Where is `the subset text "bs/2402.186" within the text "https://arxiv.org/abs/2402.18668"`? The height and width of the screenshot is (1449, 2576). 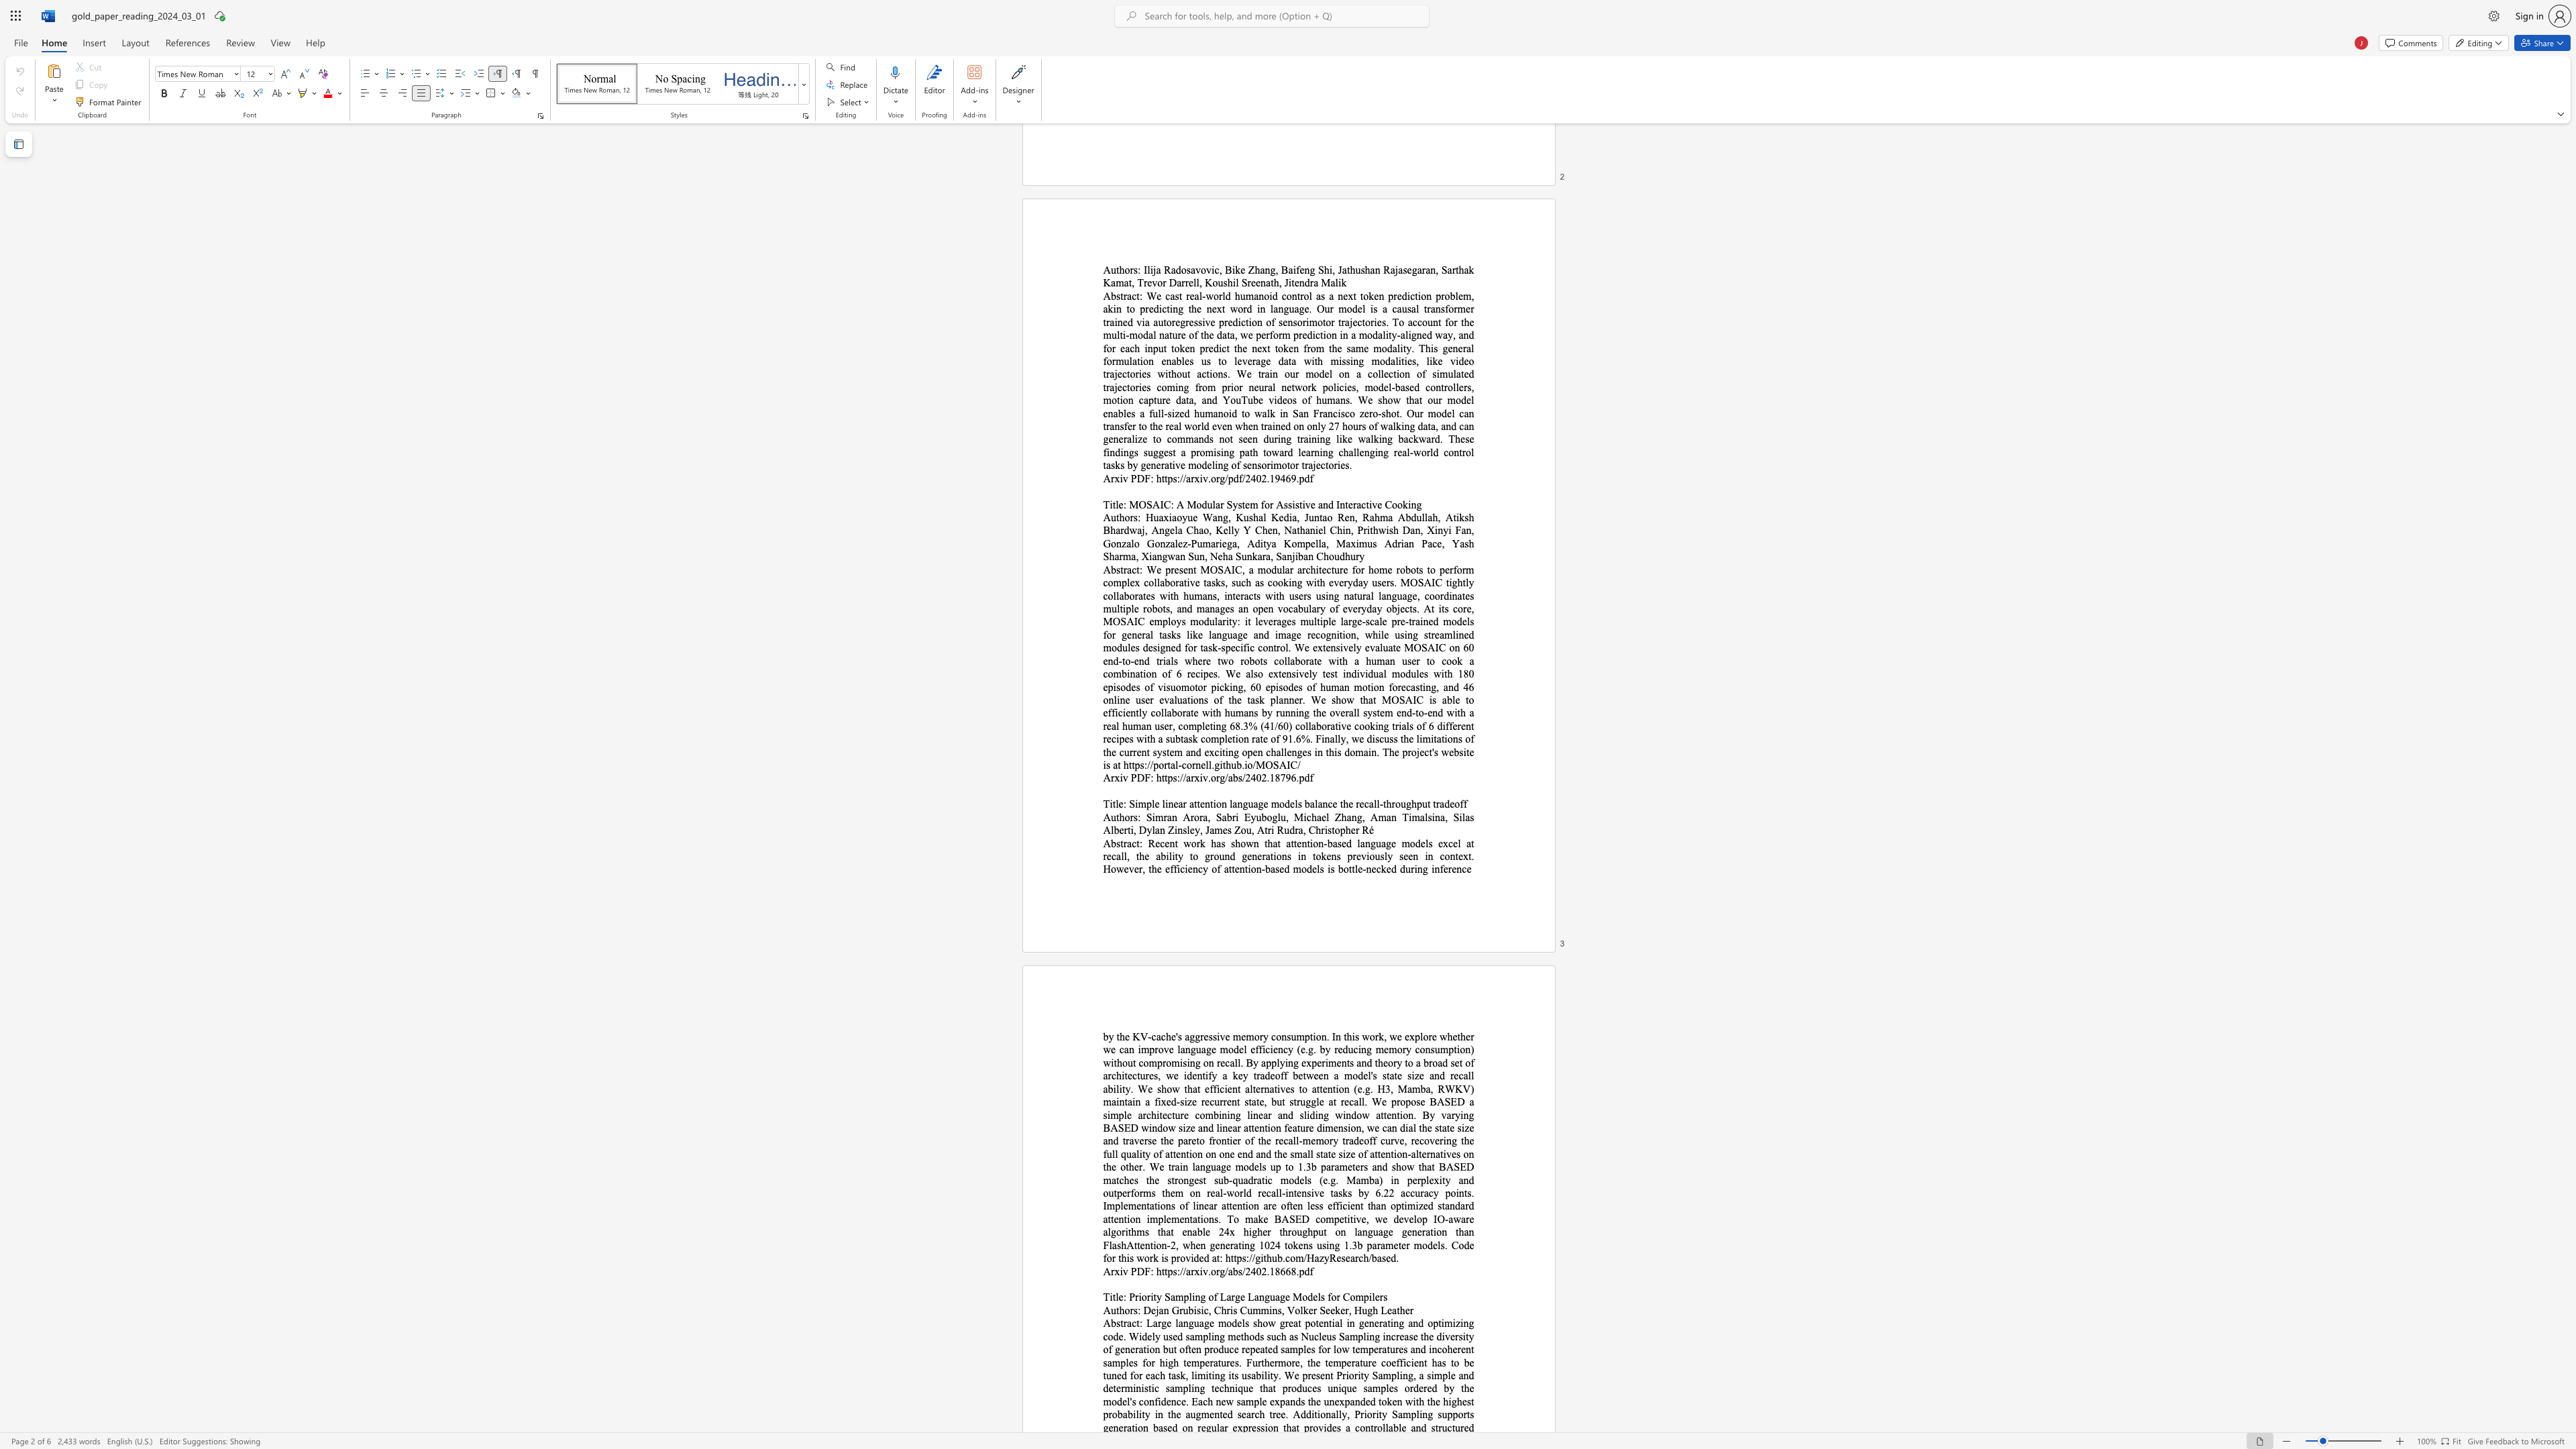 the subset text "bs/2402.186" within the text "https://arxiv.org/abs/2402.18668" is located at coordinates (1232, 1271).